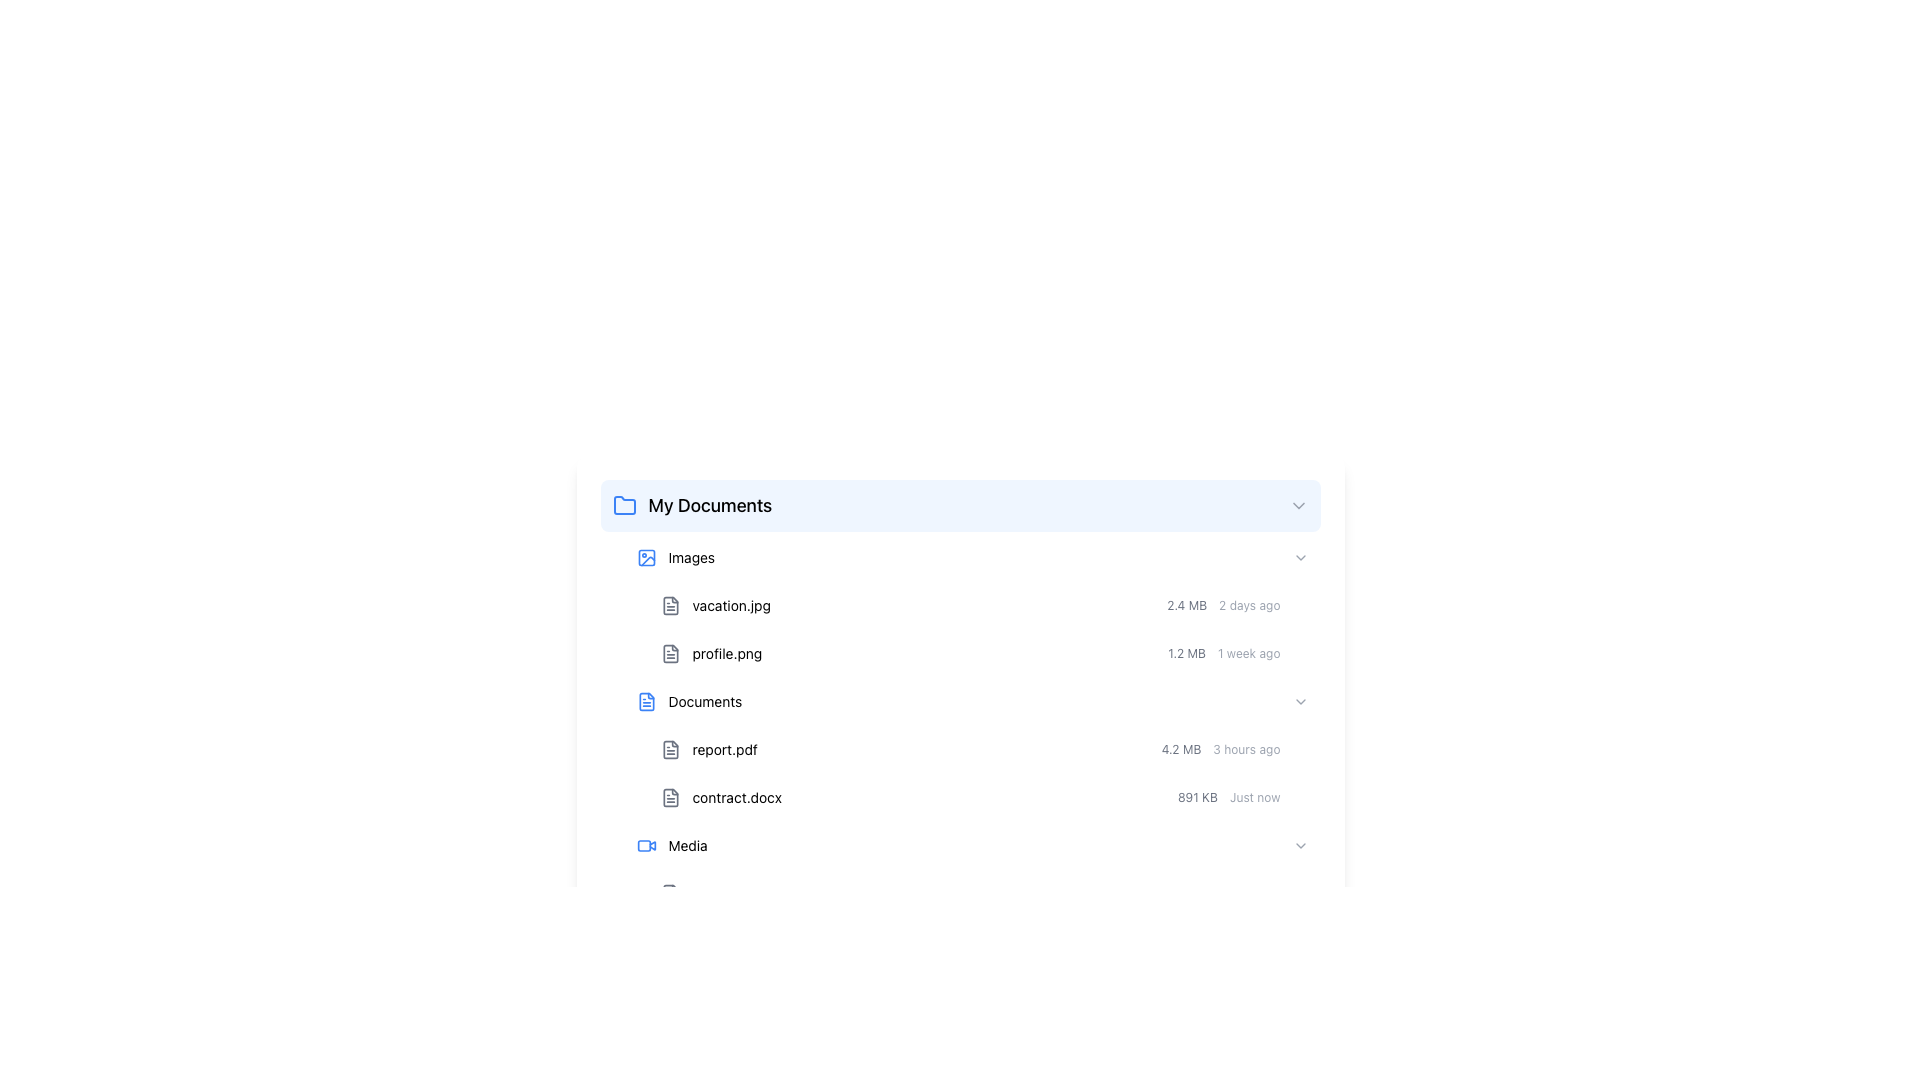 The width and height of the screenshot is (1920, 1080). I want to click on text of the label displaying 'profile.png', which is located in the 'Images' section of the file list, positioned to the right of its corresponding icon, so click(726, 654).